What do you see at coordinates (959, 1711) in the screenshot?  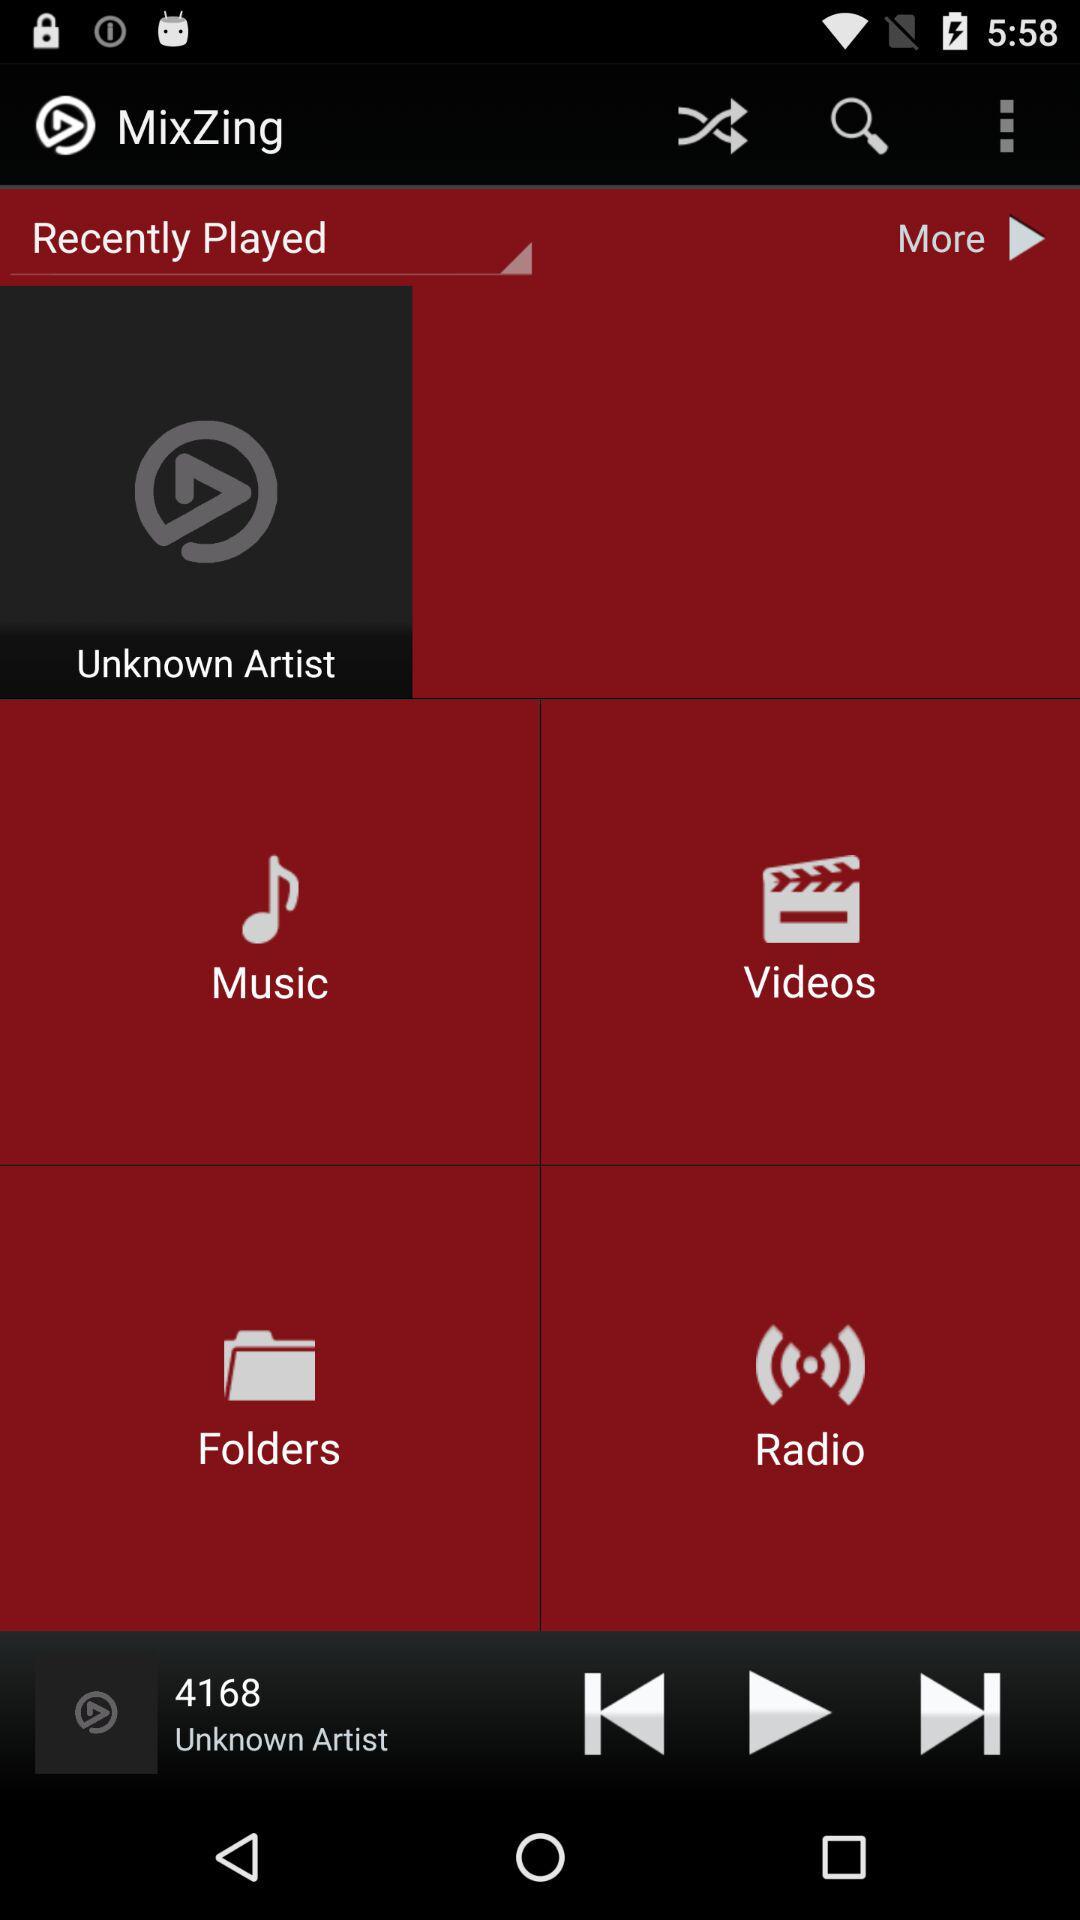 I see `next button` at bounding box center [959, 1711].